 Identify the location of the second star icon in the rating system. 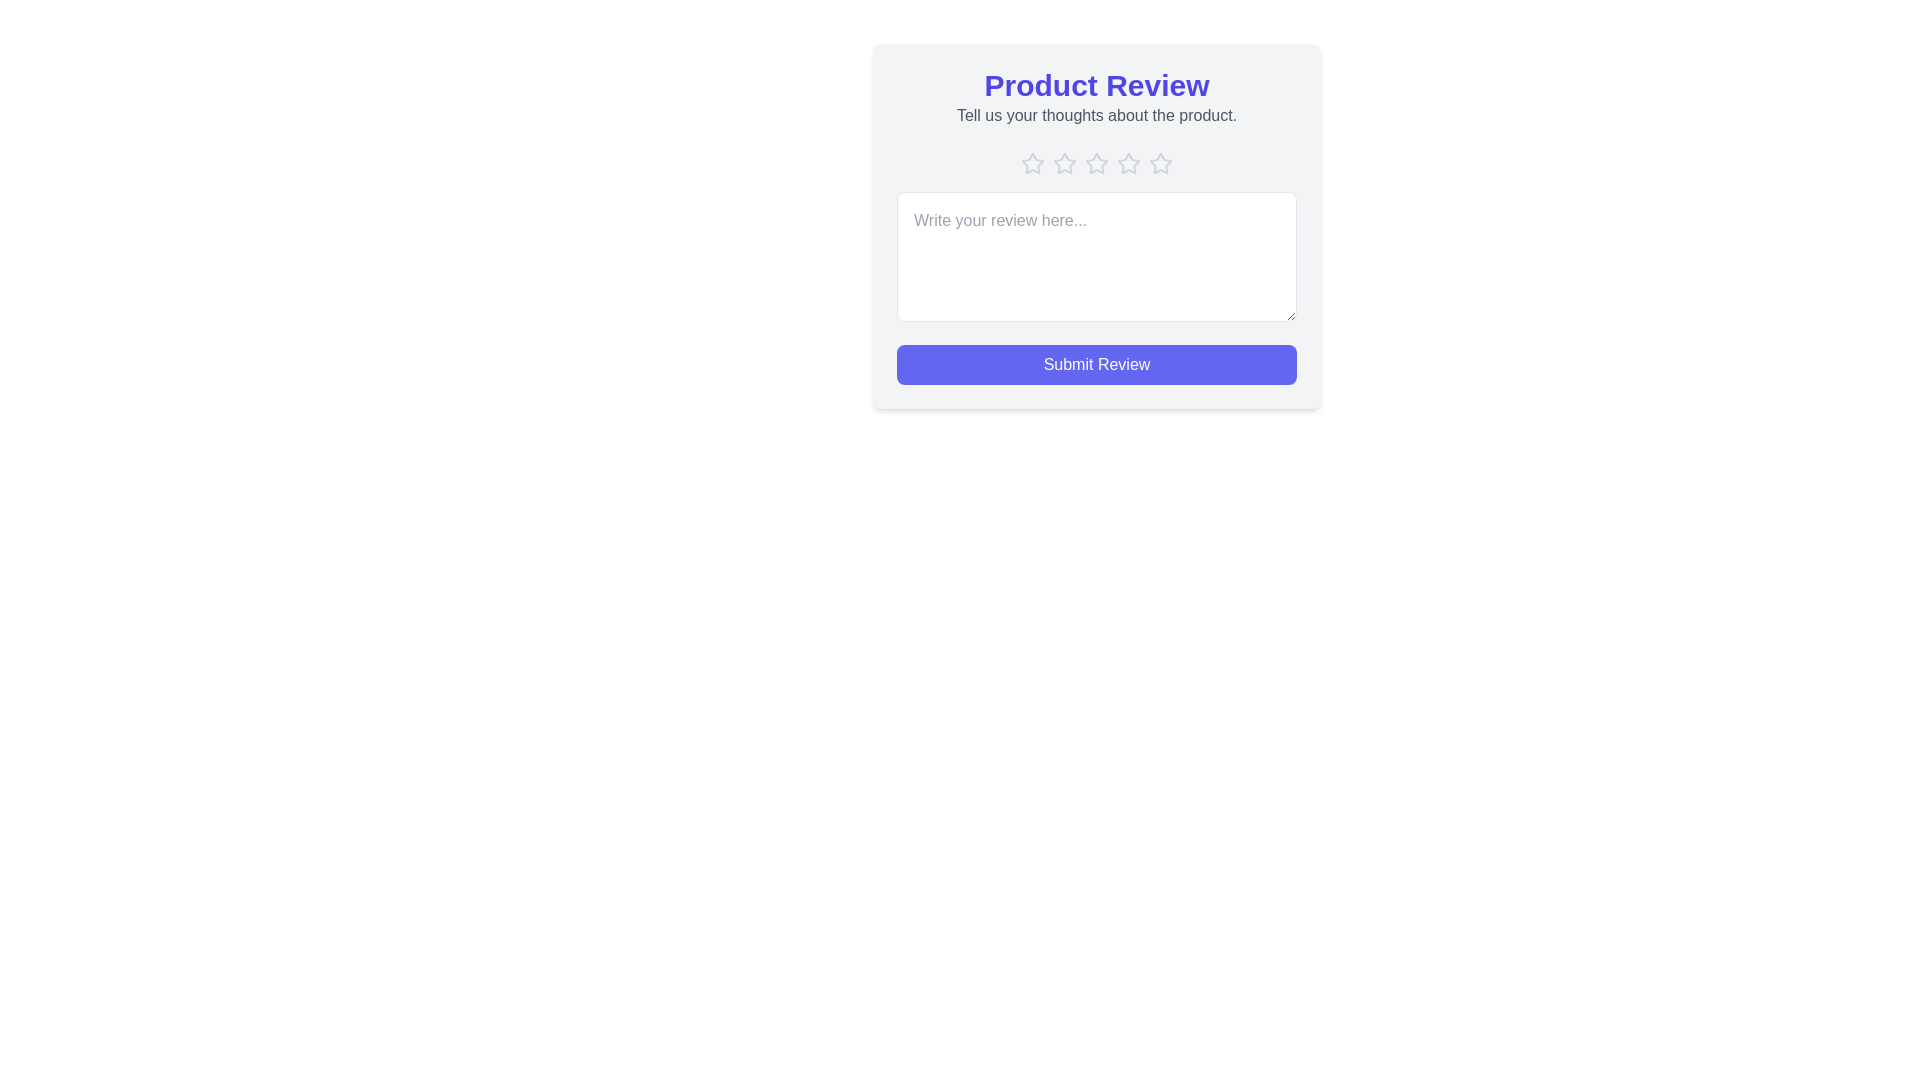
(1064, 162).